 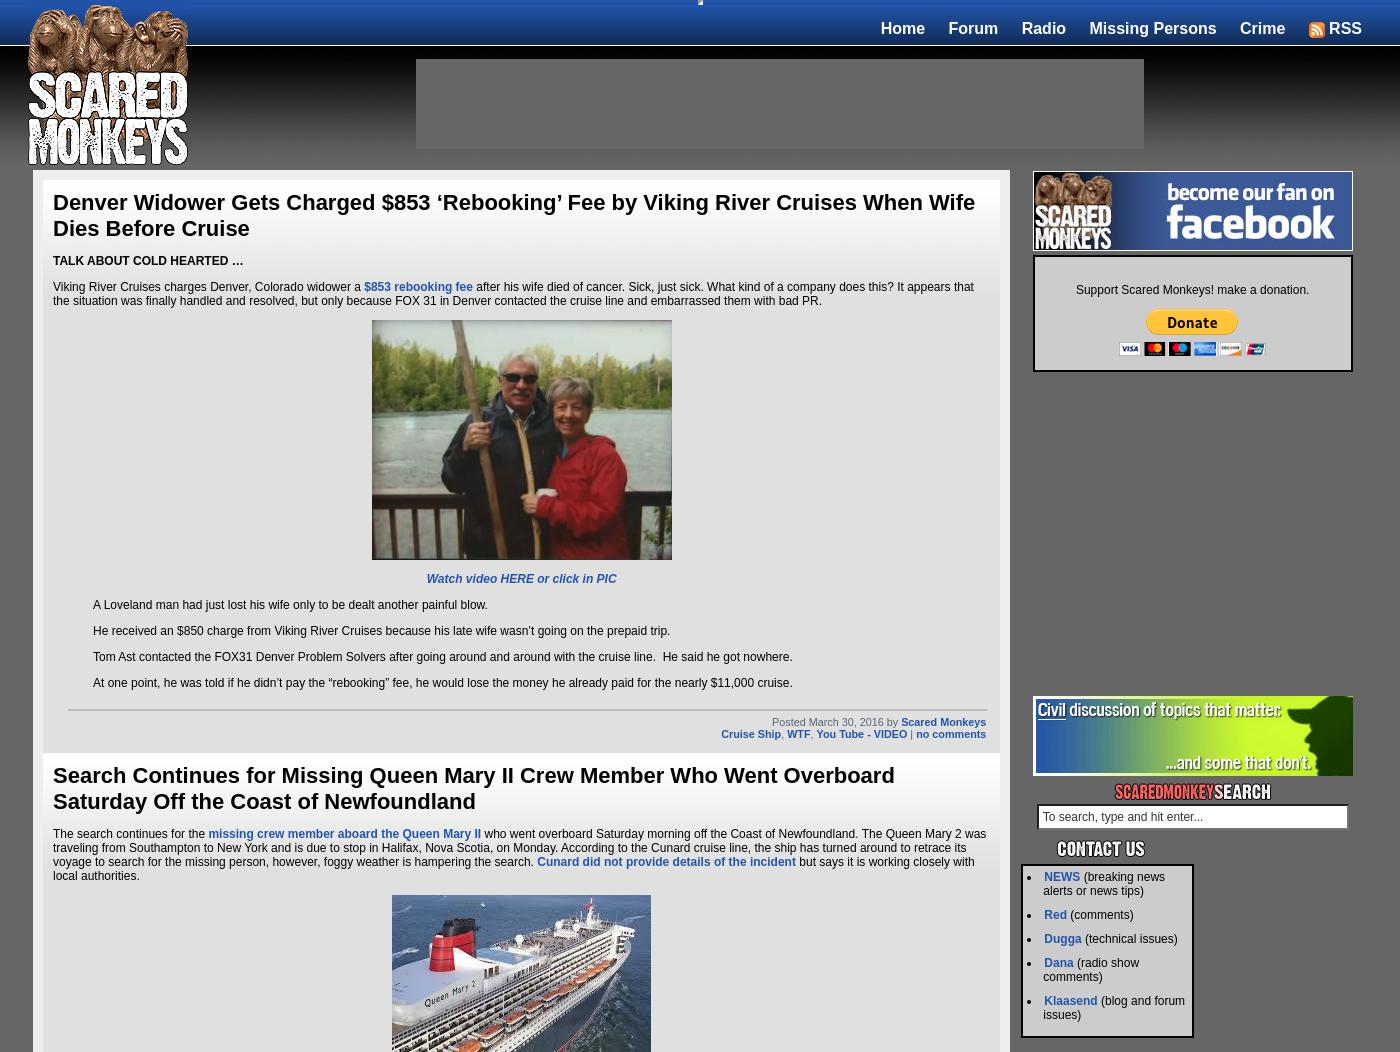 What do you see at coordinates (1043, 27) in the screenshot?
I see `'Radio'` at bounding box center [1043, 27].